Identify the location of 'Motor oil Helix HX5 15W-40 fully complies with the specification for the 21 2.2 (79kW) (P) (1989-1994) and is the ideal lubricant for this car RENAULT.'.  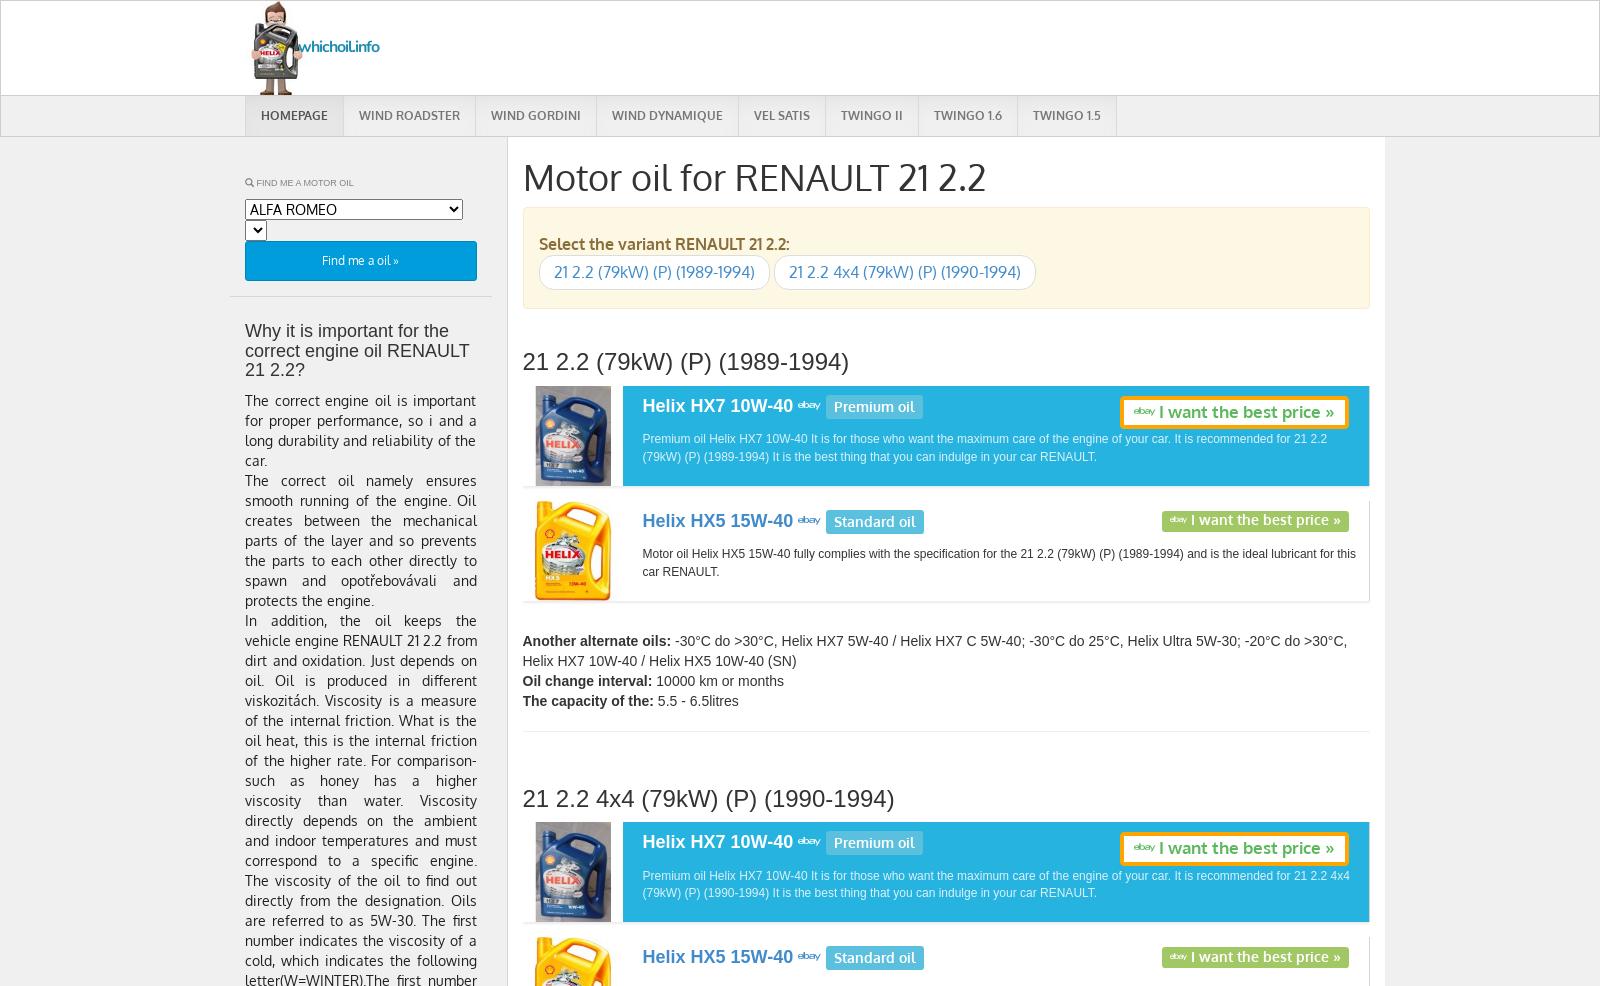
(997, 561).